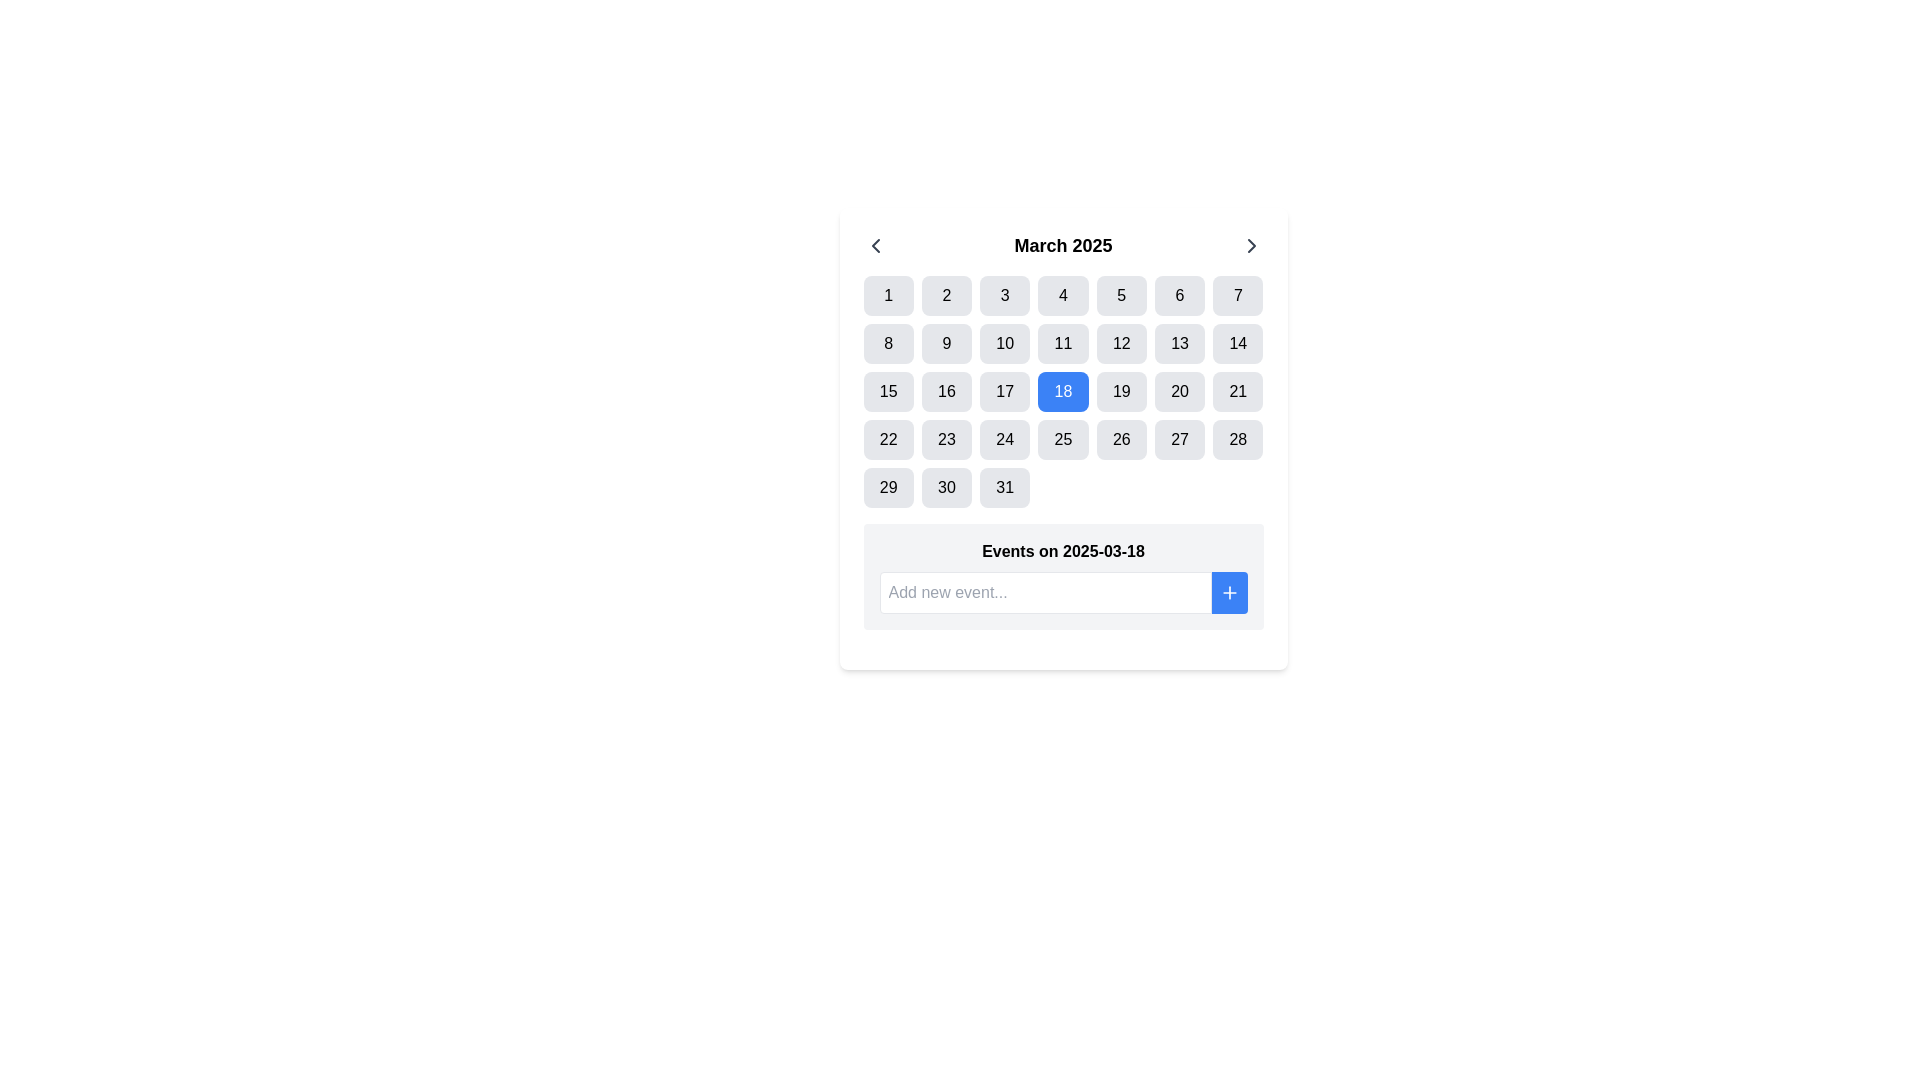 The height and width of the screenshot is (1080, 1920). What do you see at coordinates (1180, 438) in the screenshot?
I see `the button displaying the date '27' in a calendar grid layout for March 2025` at bounding box center [1180, 438].